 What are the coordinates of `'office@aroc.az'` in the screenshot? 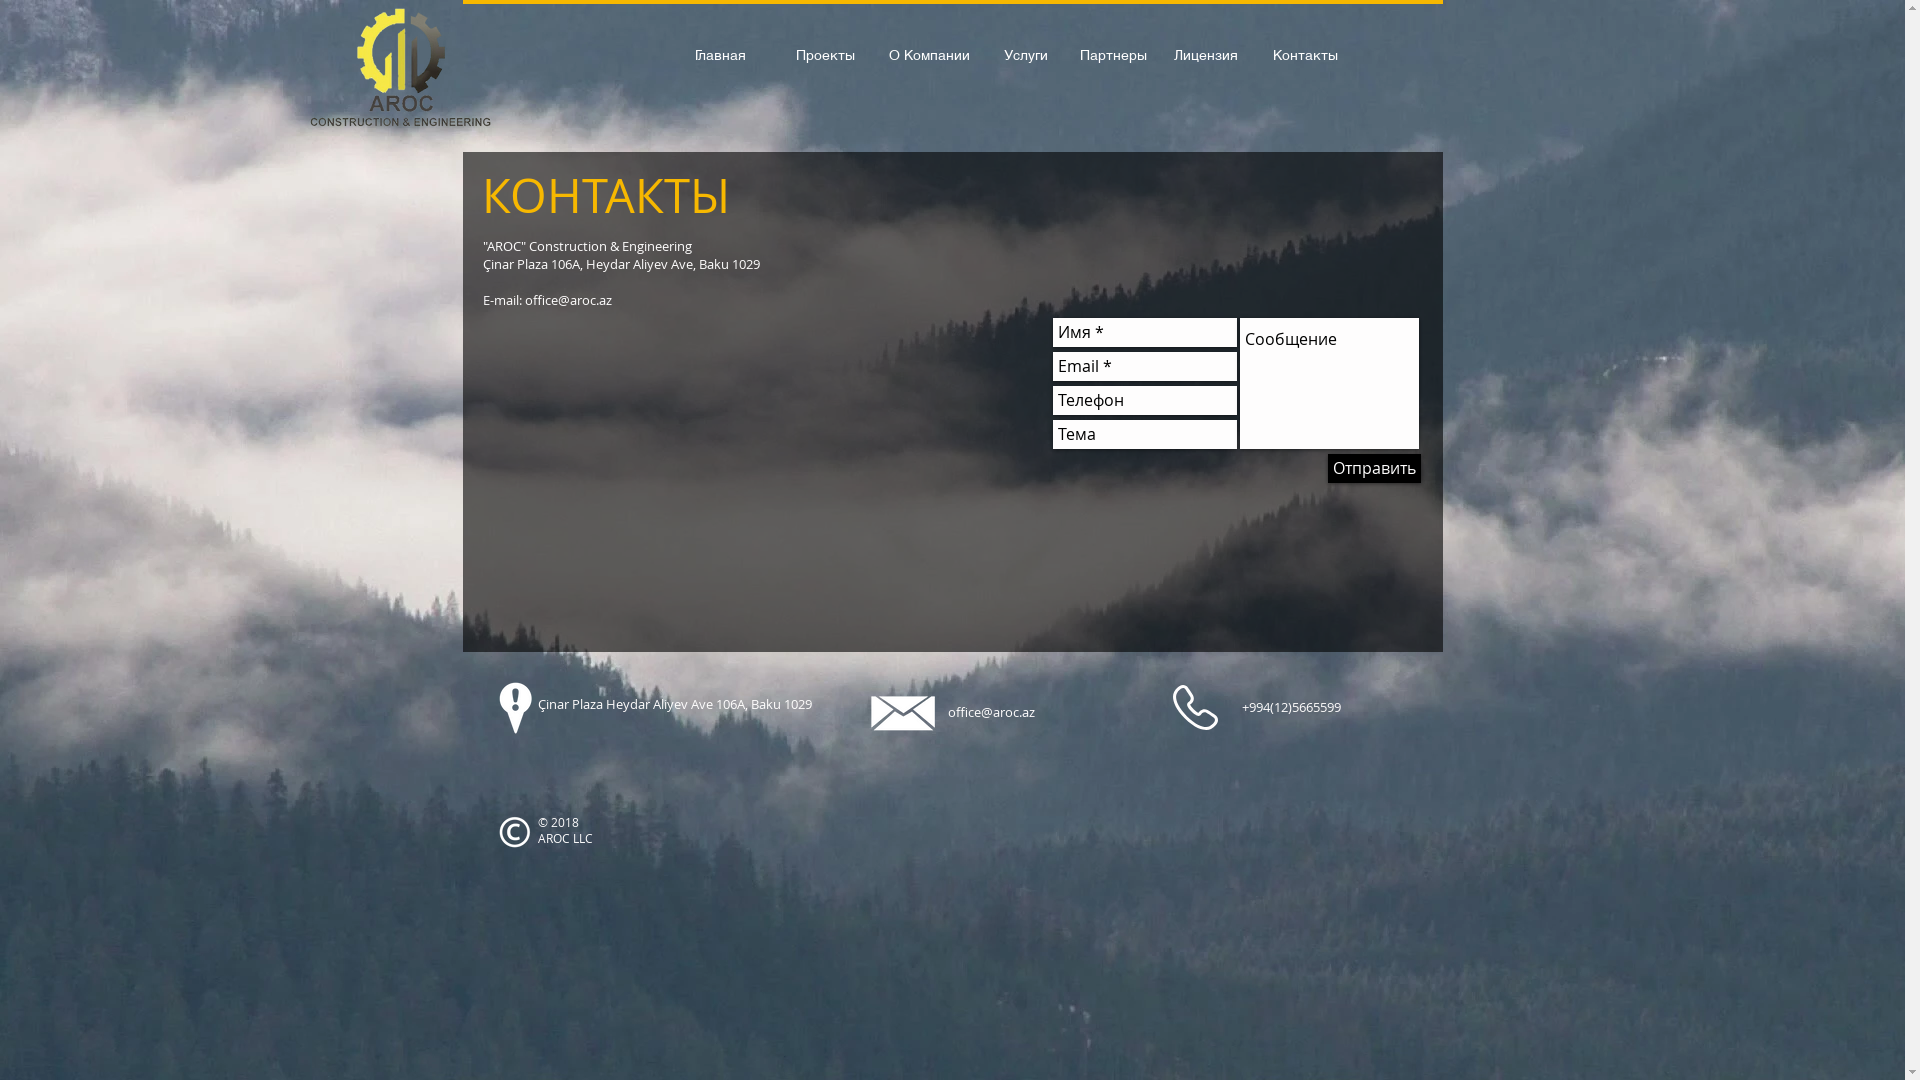 It's located at (991, 711).